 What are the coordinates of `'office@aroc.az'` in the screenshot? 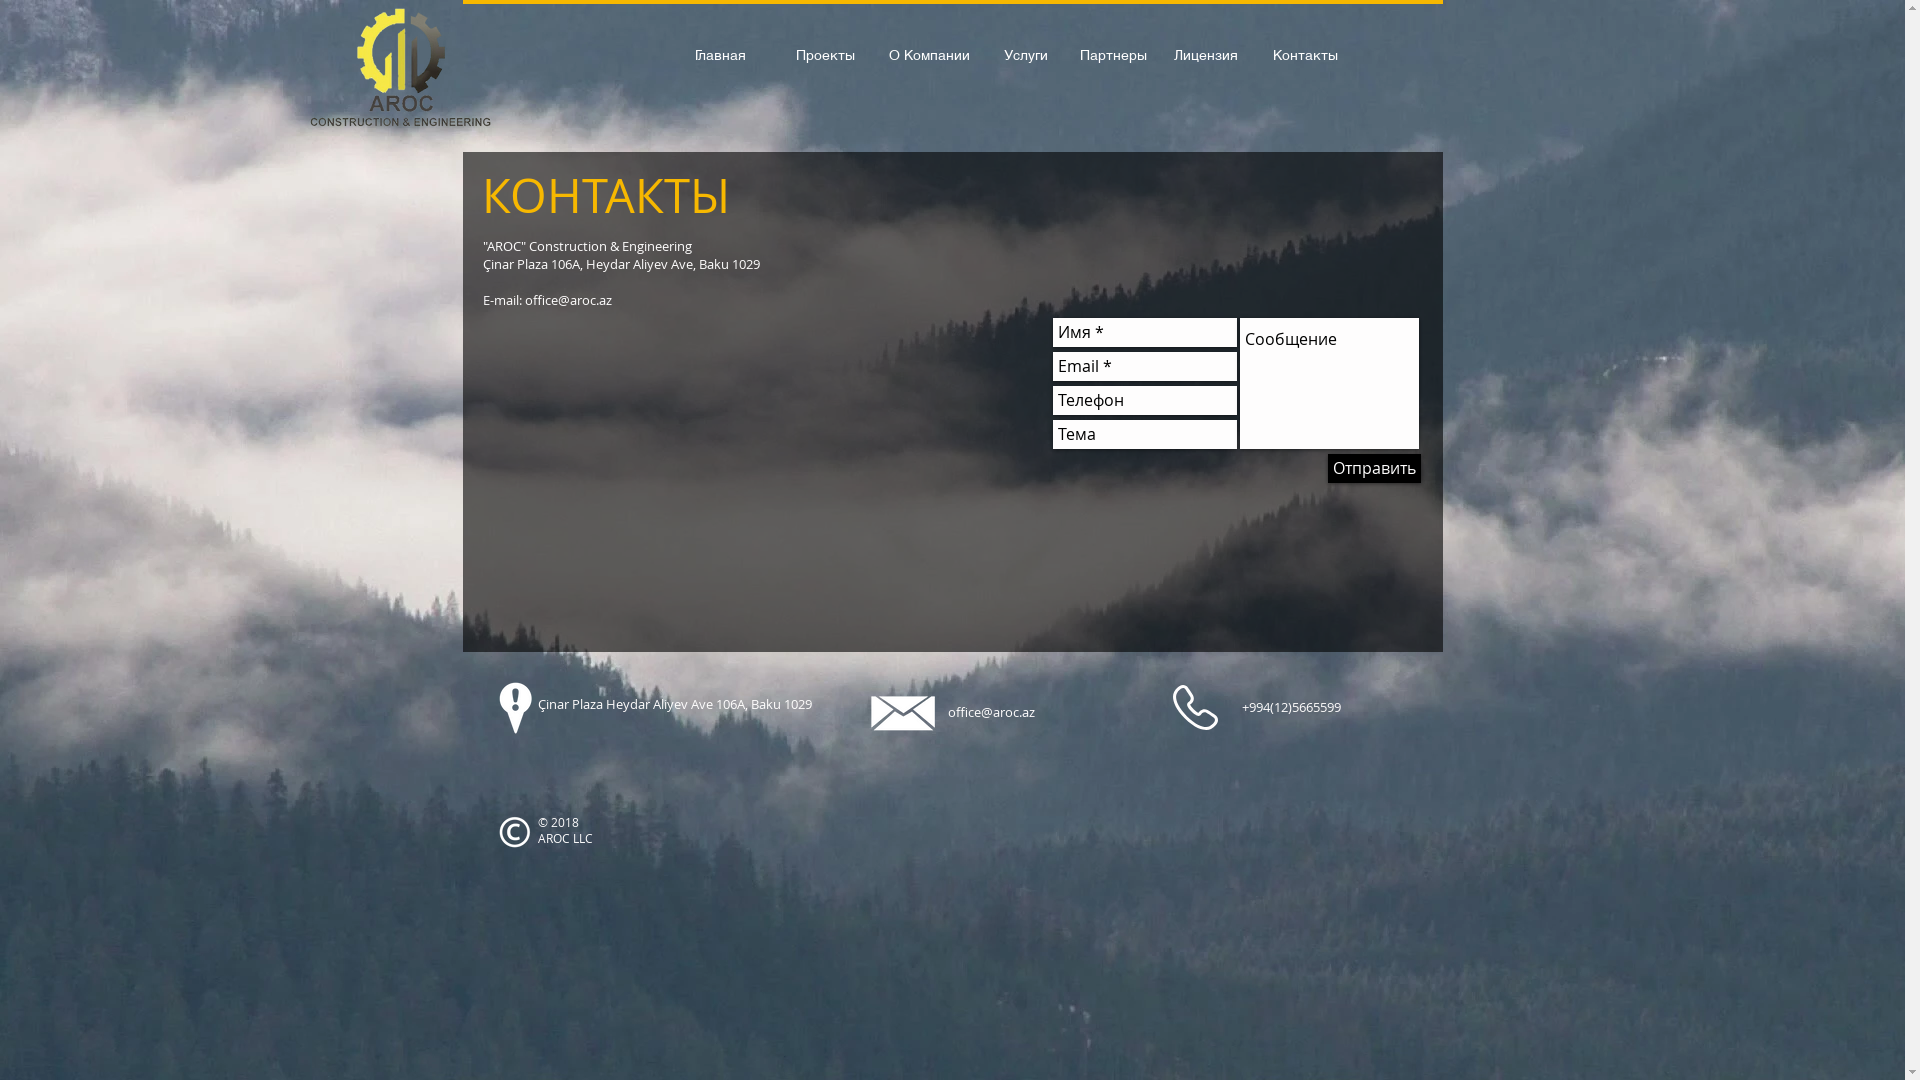 It's located at (991, 711).